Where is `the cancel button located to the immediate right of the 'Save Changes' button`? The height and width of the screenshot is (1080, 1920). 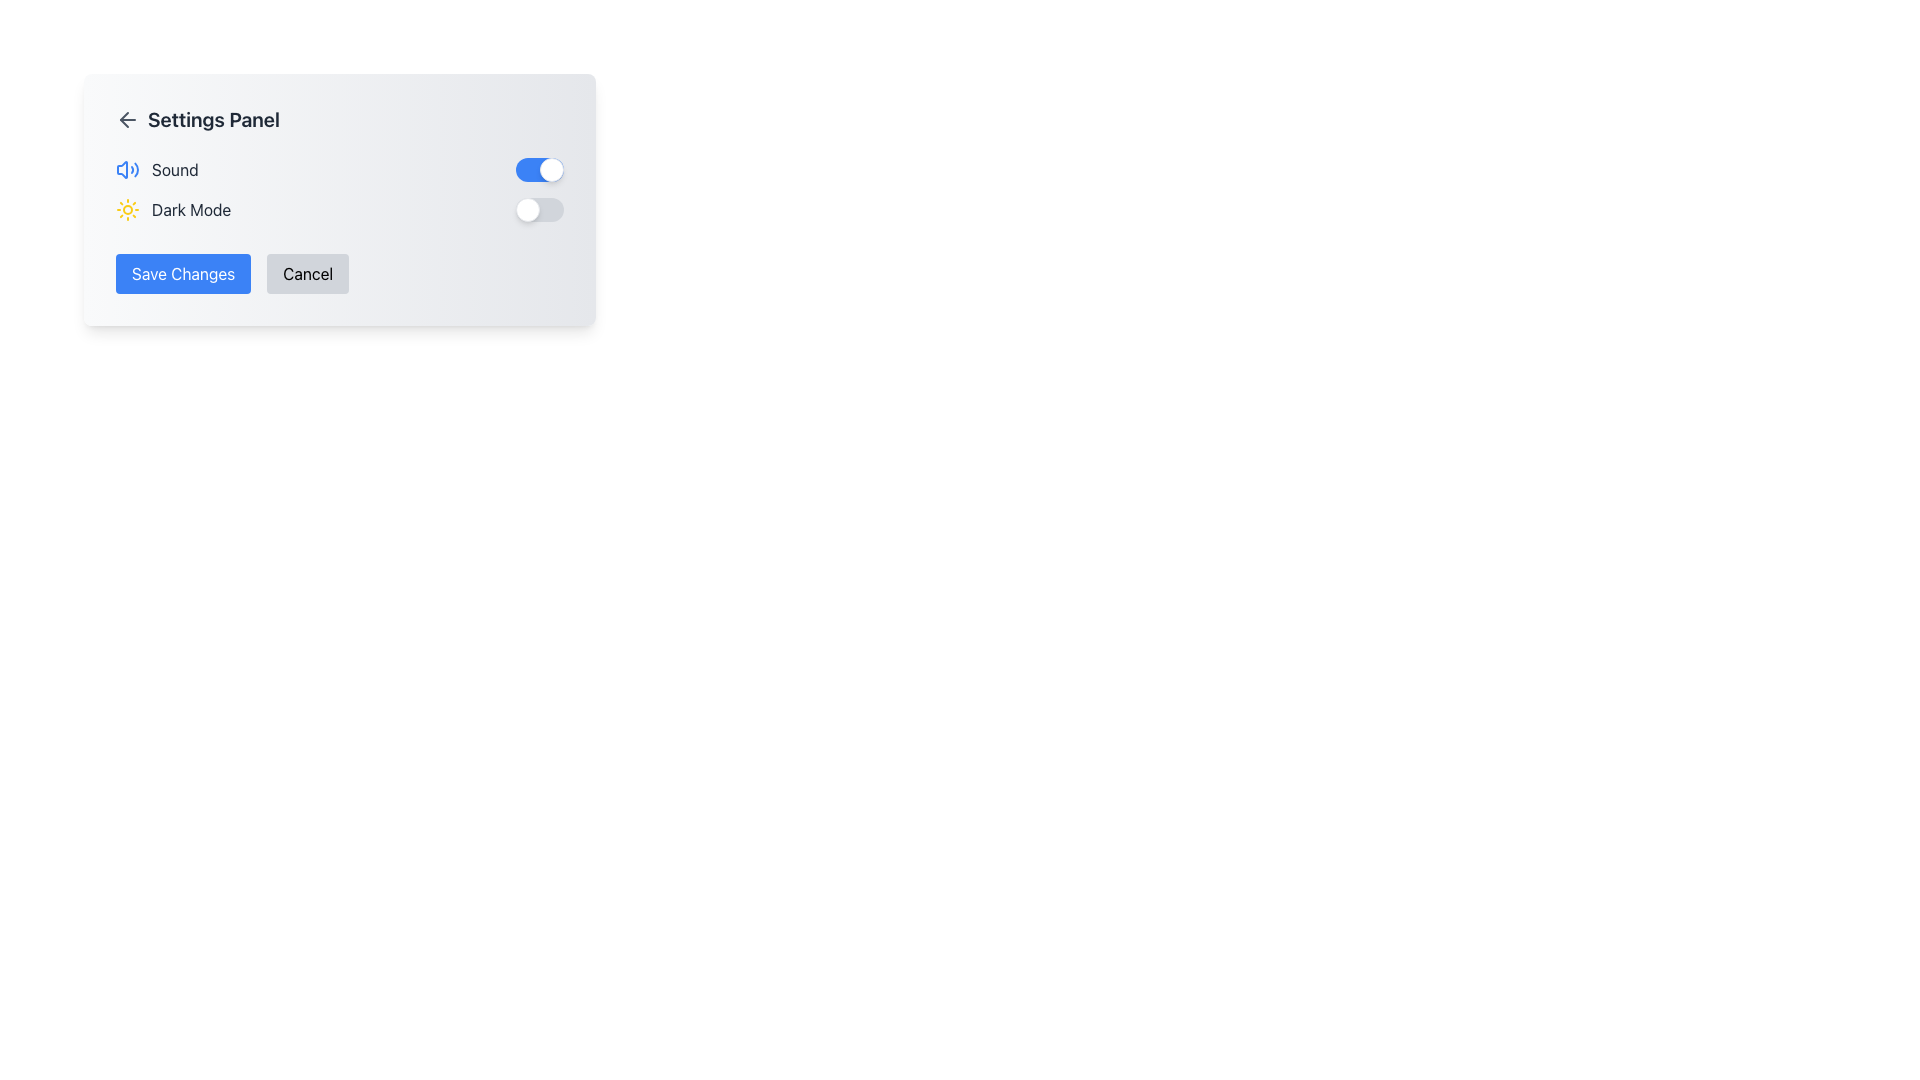 the cancel button located to the immediate right of the 'Save Changes' button is located at coordinates (306, 273).